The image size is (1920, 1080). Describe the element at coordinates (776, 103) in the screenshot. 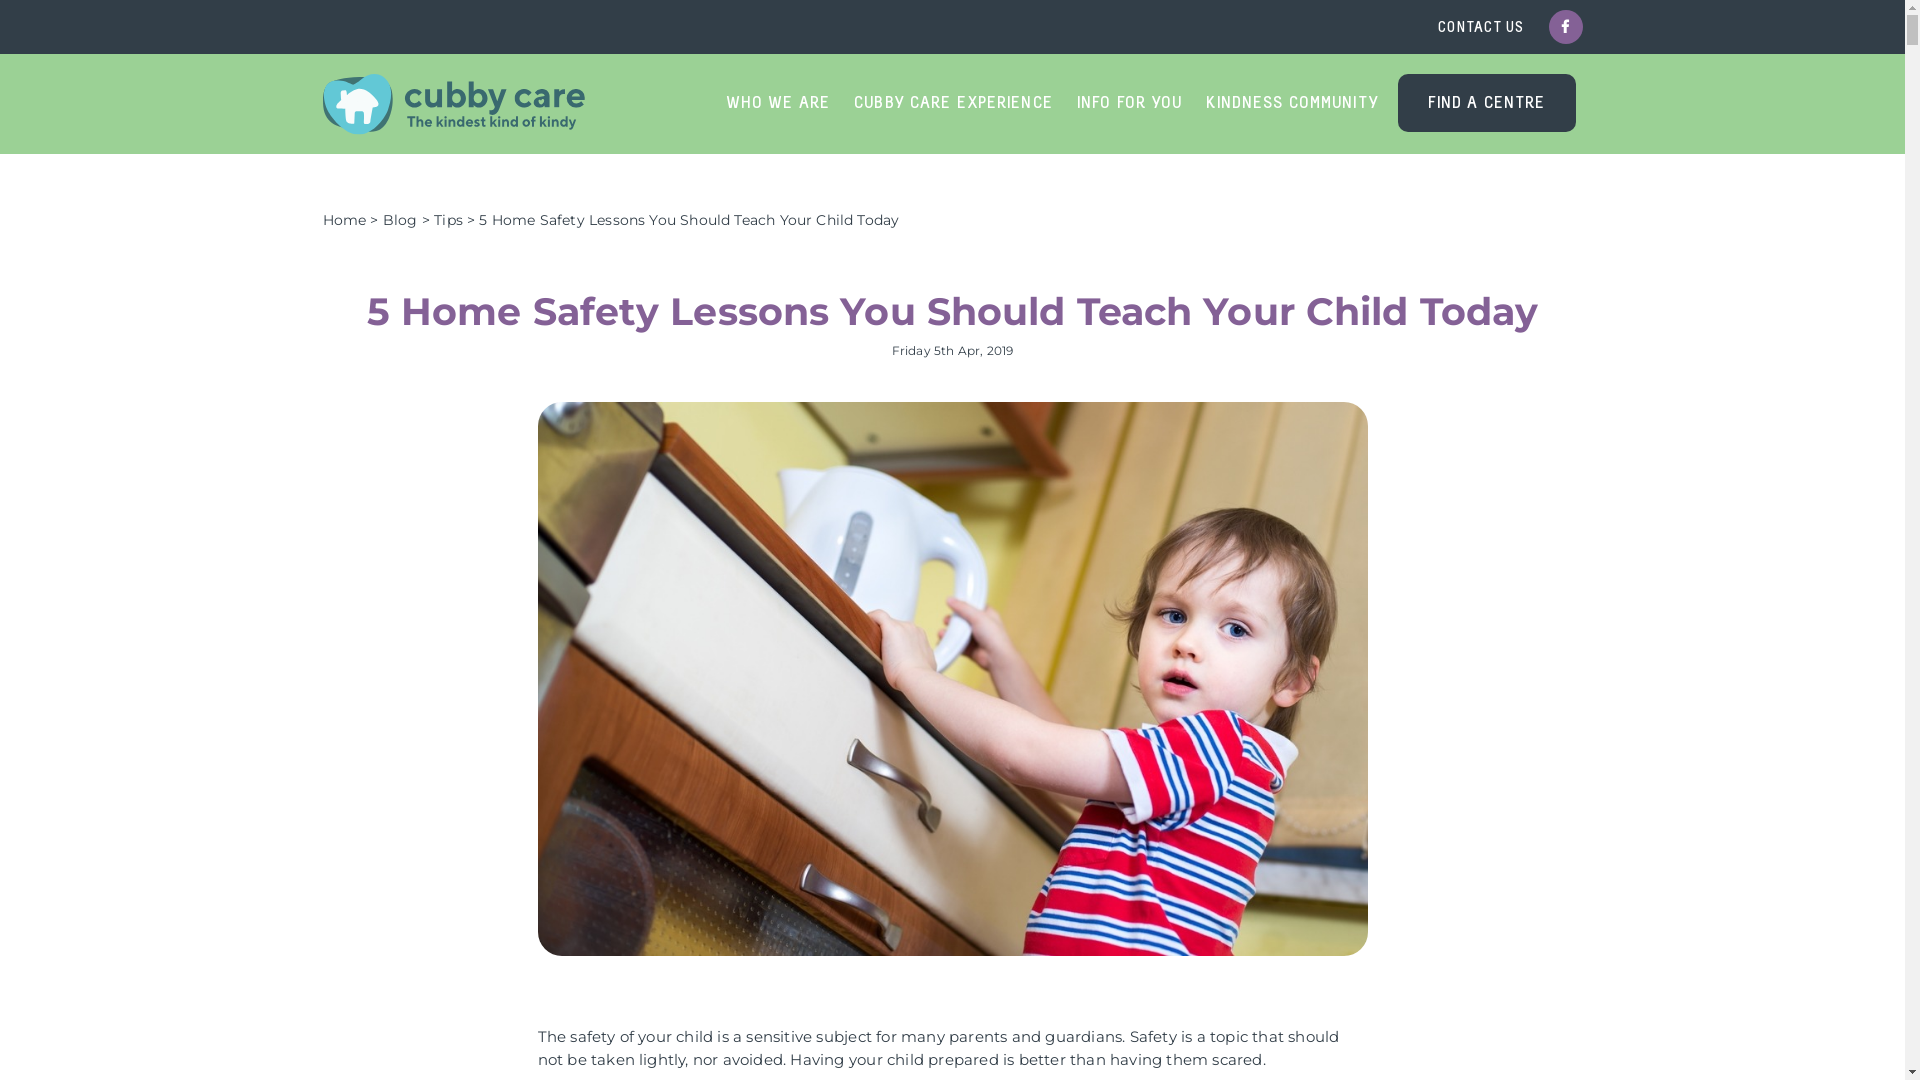

I see `'WHO WE ARE'` at that location.